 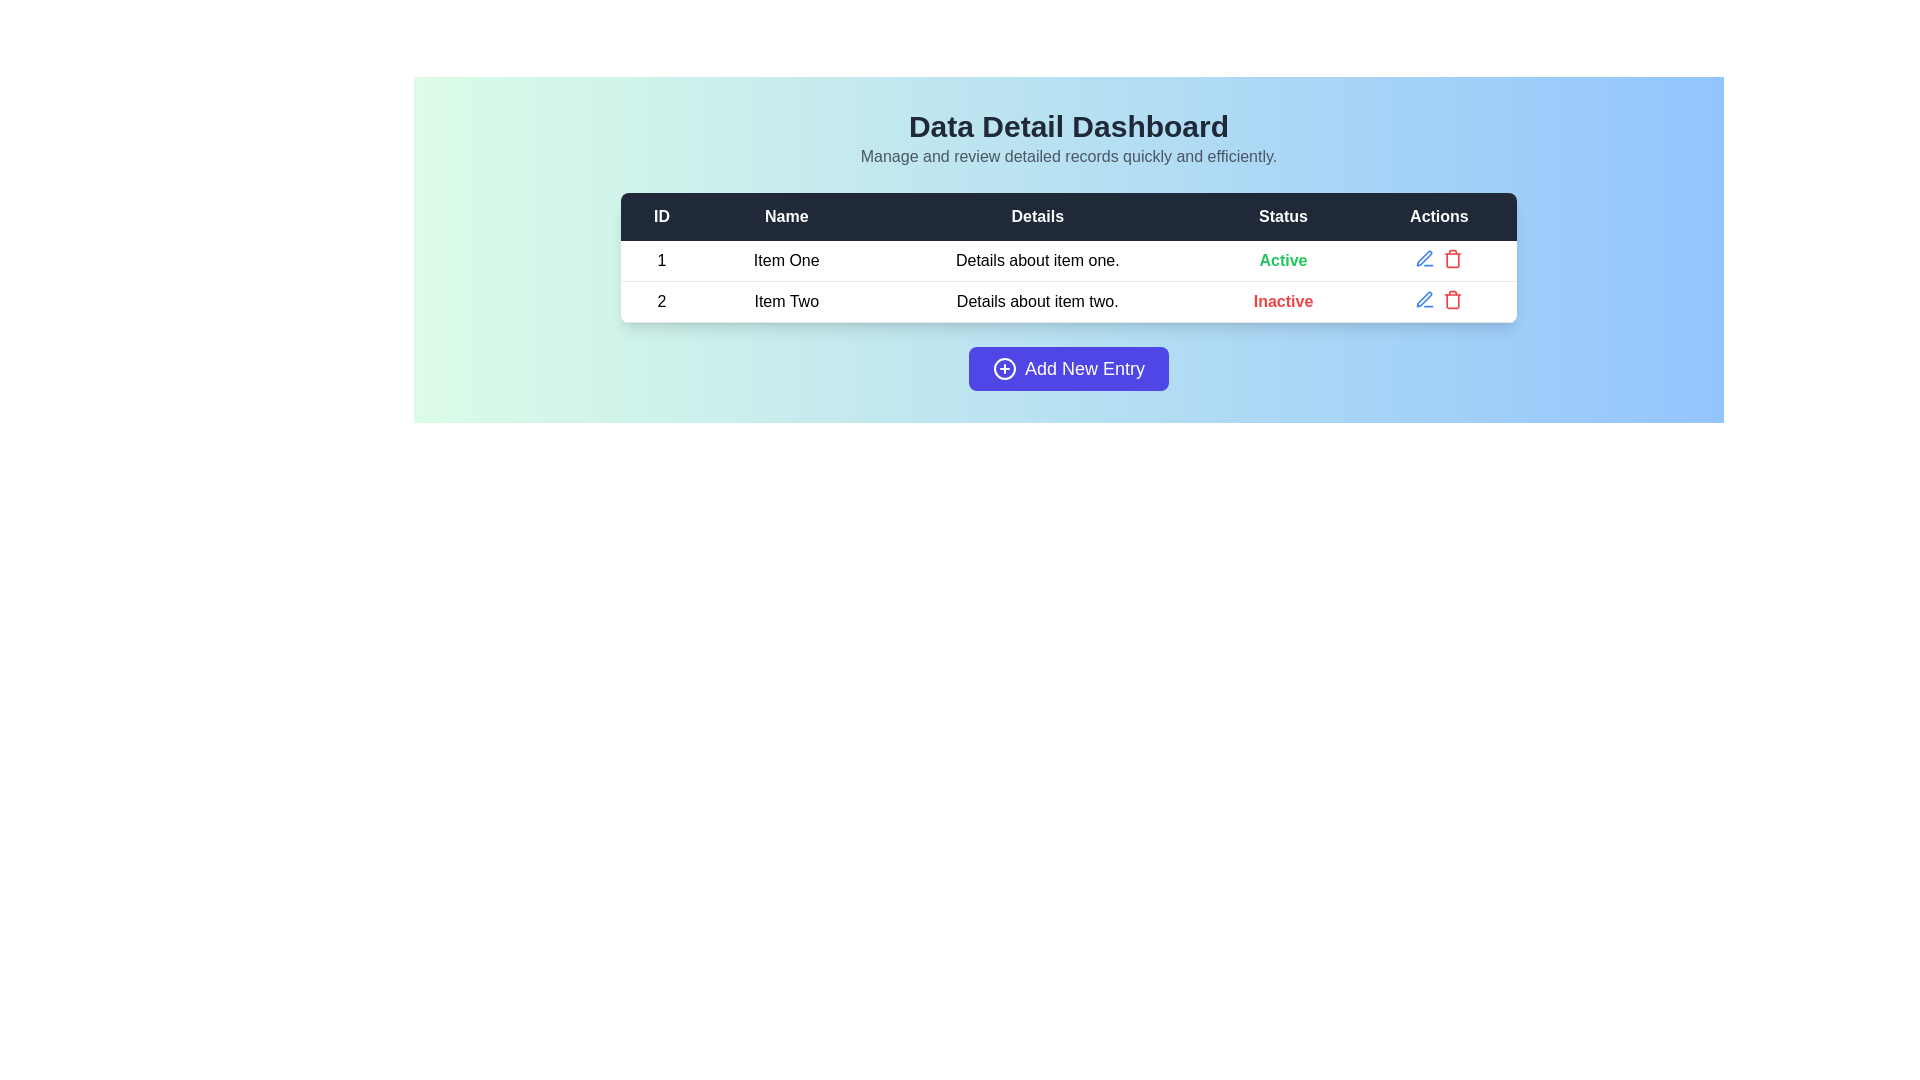 What do you see at coordinates (1037, 216) in the screenshot?
I see `the 'Details' column header in the data table, which is located centrally in the header row between 'Name' and 'Status'` at bounding box center [1037, 216].